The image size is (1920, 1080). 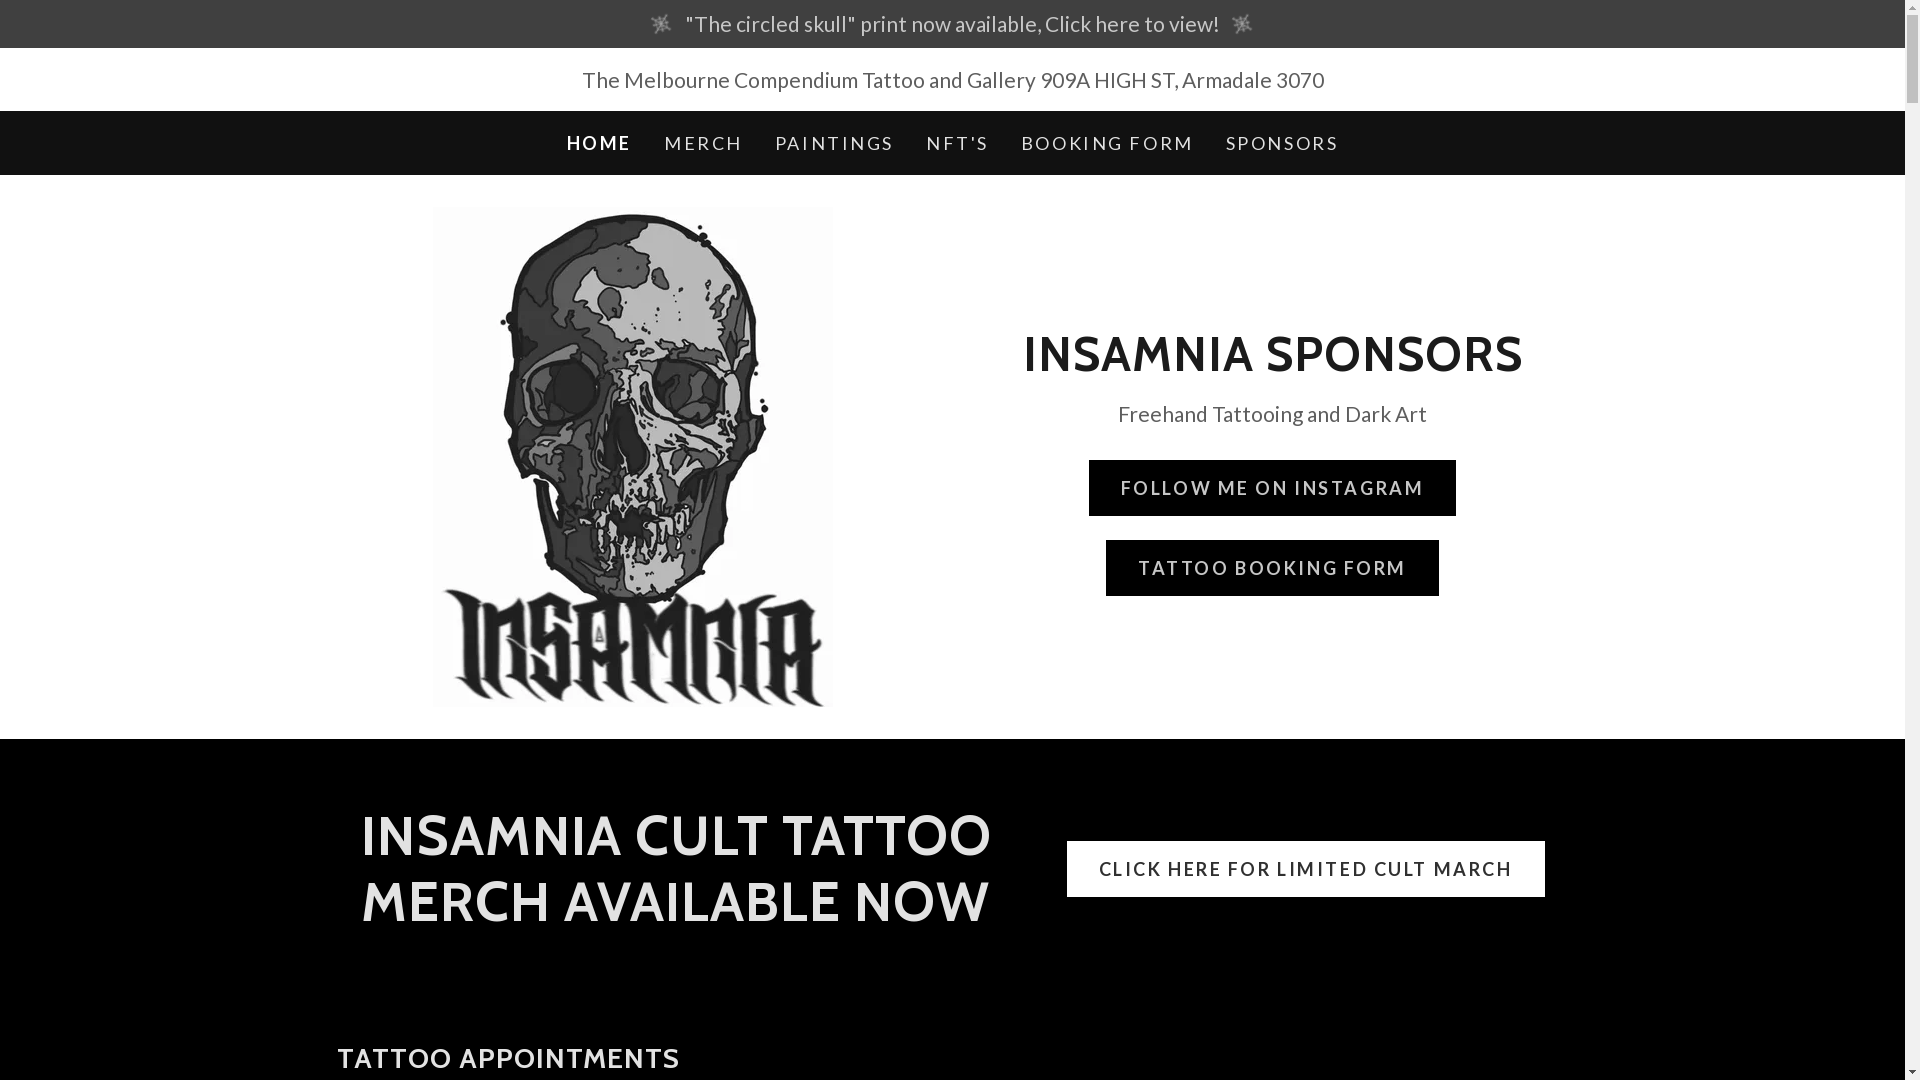 What do you see at coordinates (919, 141) in the screenshot?
I see `'NFT'S'` at bounding box center [919, 141].